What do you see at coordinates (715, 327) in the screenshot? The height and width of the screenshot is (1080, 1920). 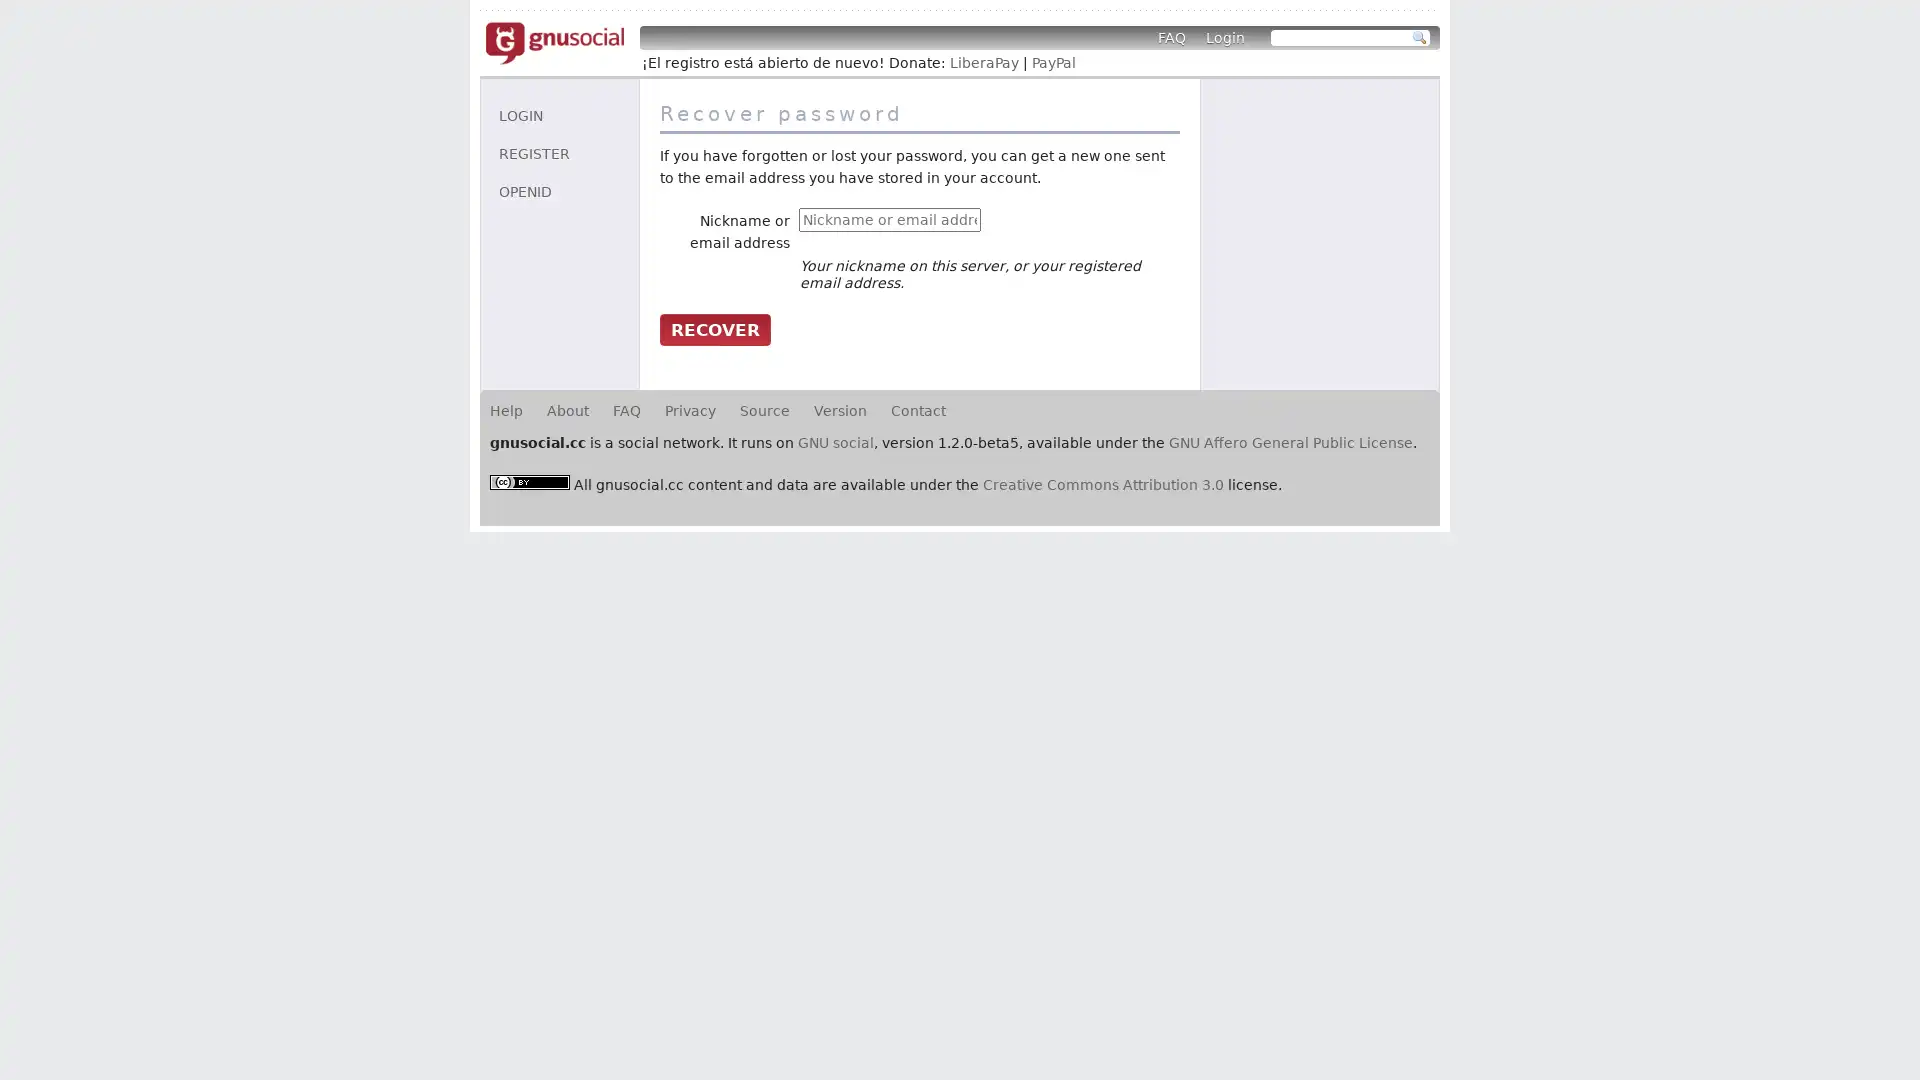 I see `Recover` at bounding box center [715, 327].